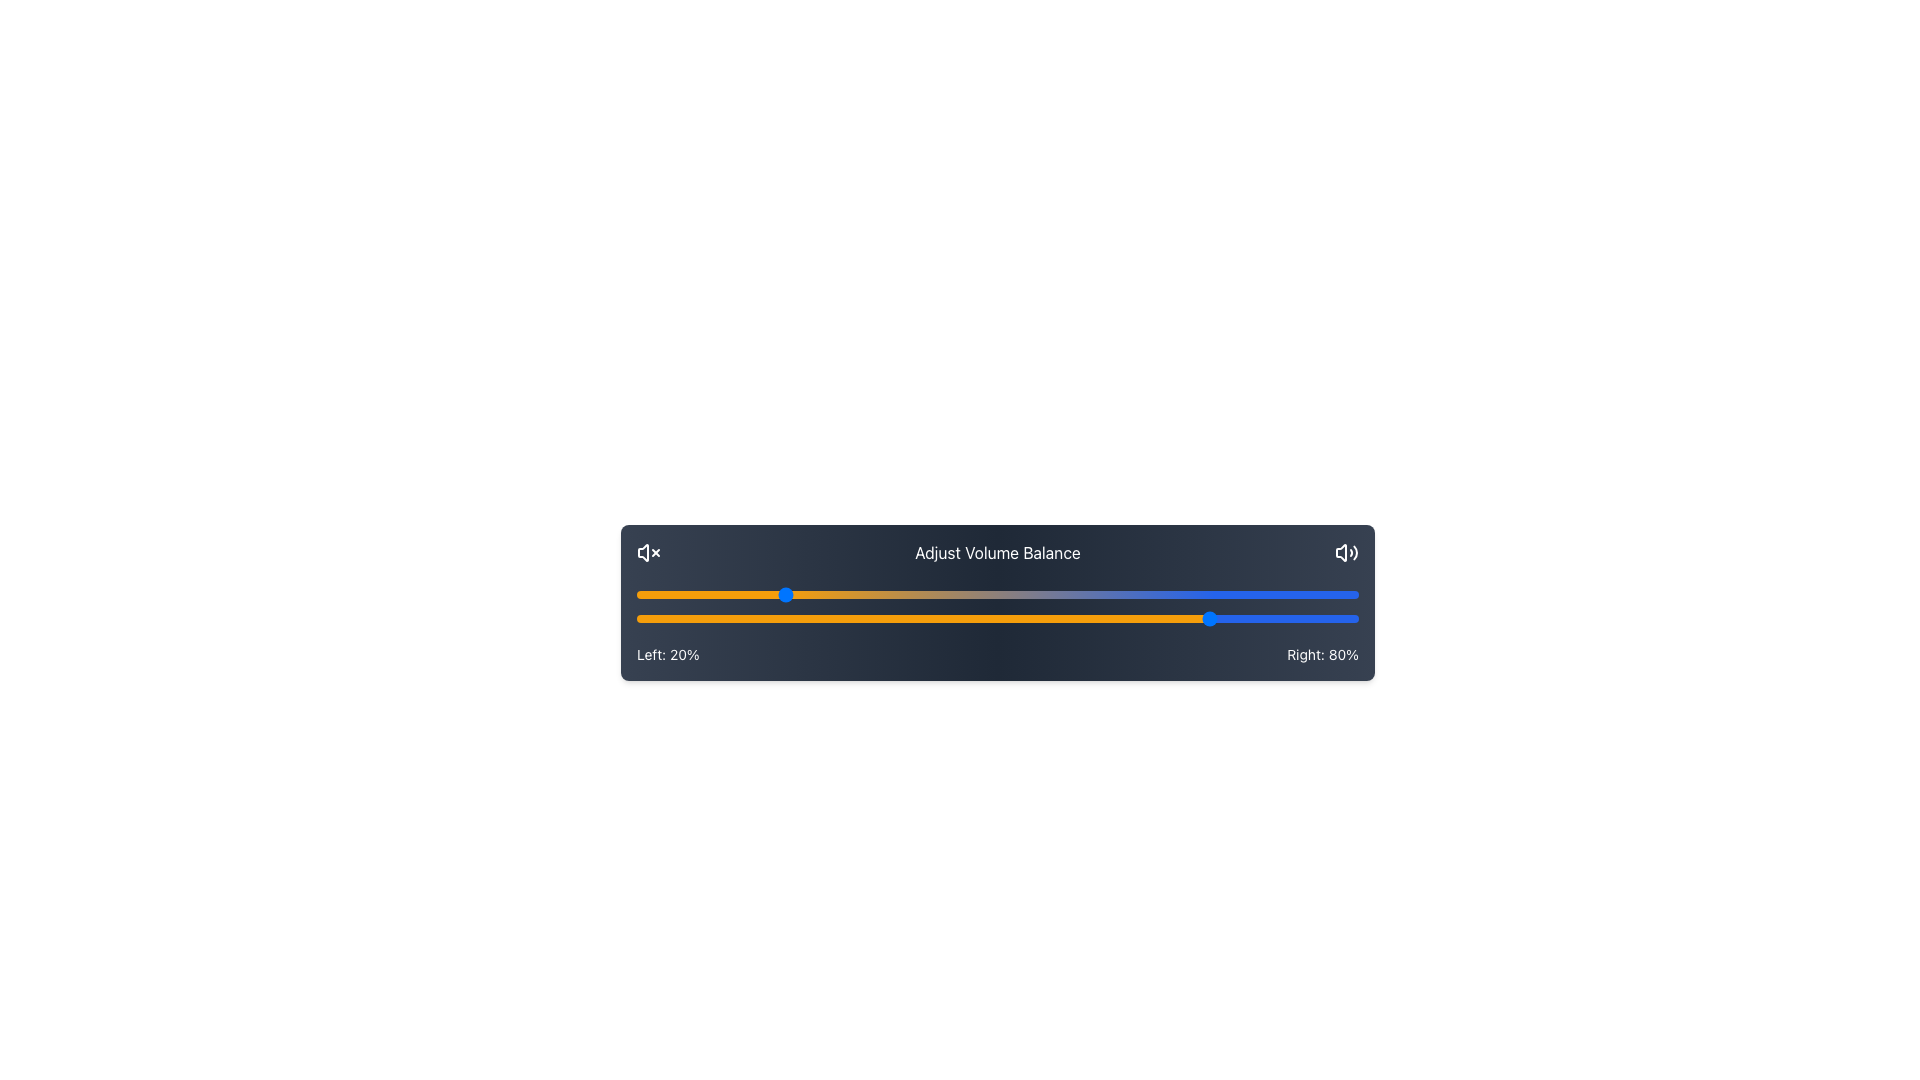  What do you see at coordinates (1323, 655) in the screenshot?
I see `the Text Label displaying 'Right: 80%' which indicates balance information and is styled in white text on a dark background` at bounding box center [1323, 655].